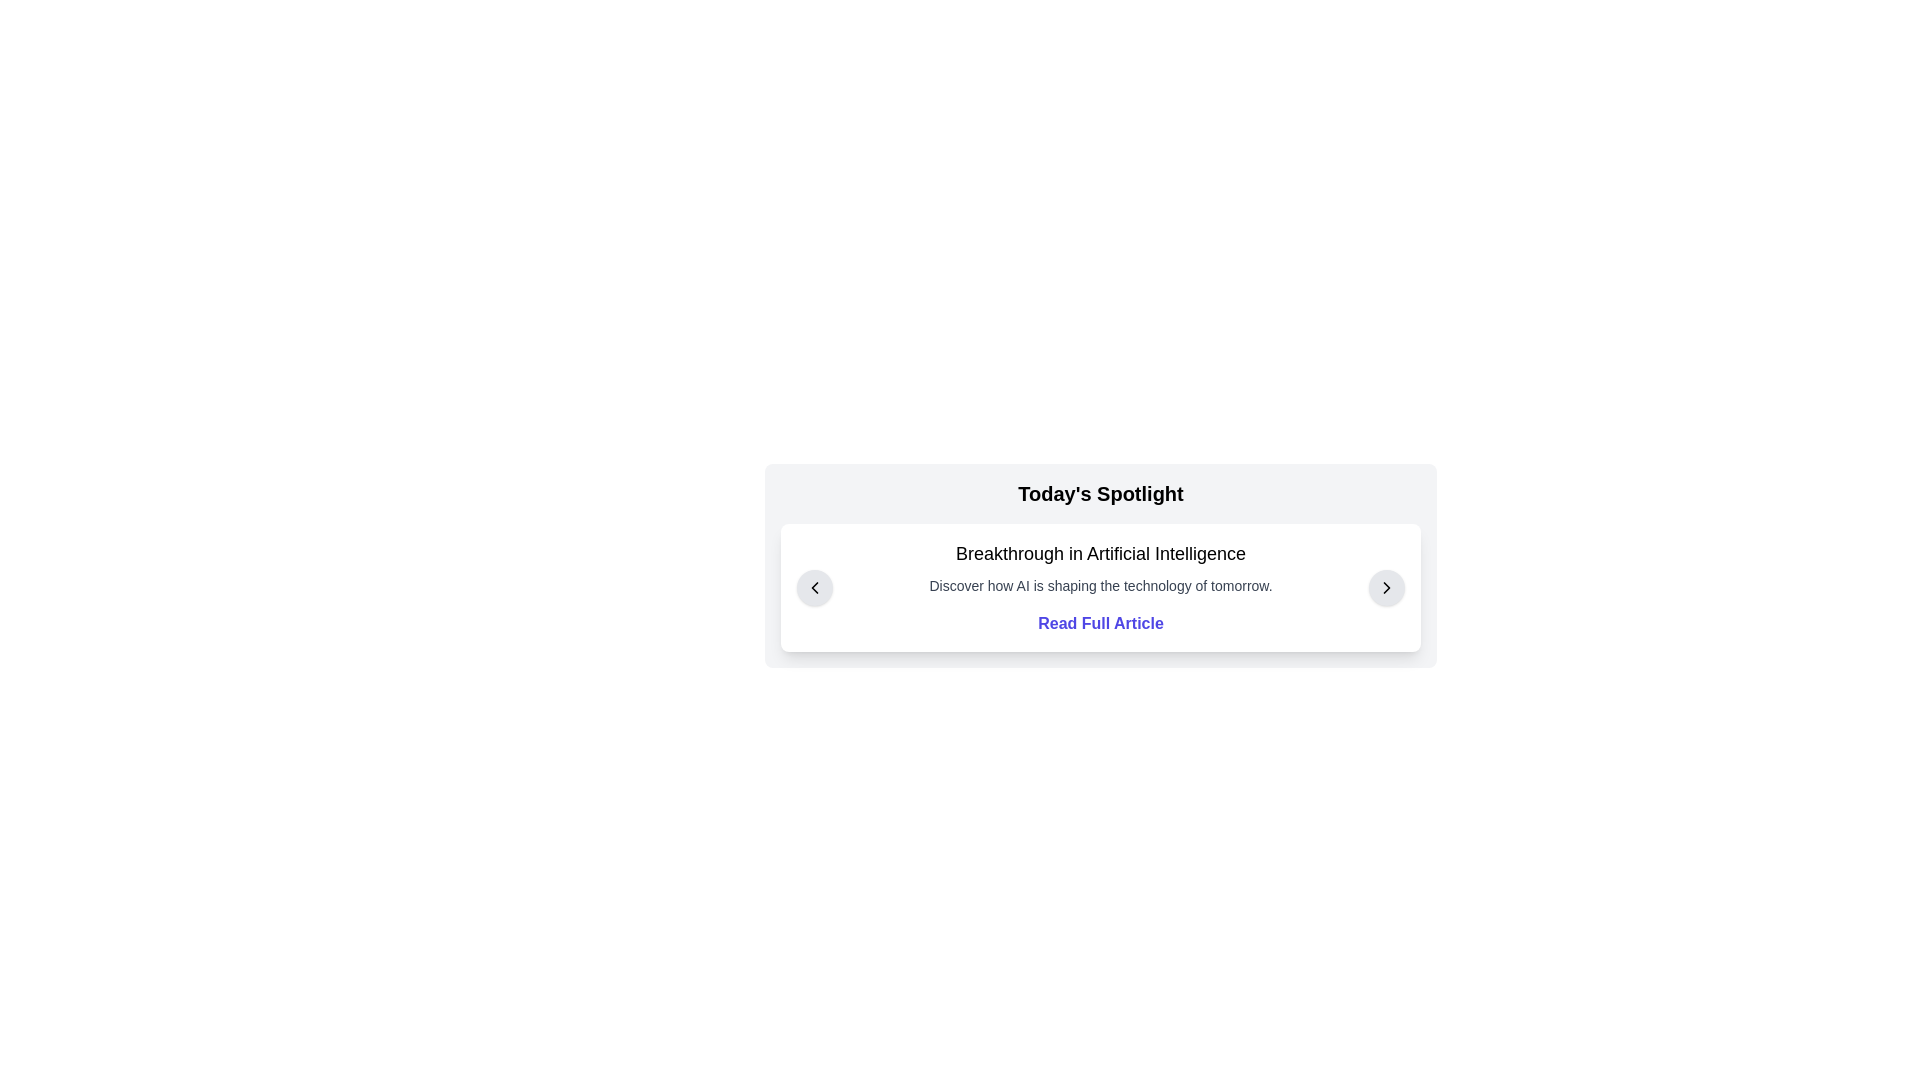  I want to click on the non-interactive informational text that provides a summary below the title 'Breakthrough in Artificial Intelligence', so click(1099, 585).